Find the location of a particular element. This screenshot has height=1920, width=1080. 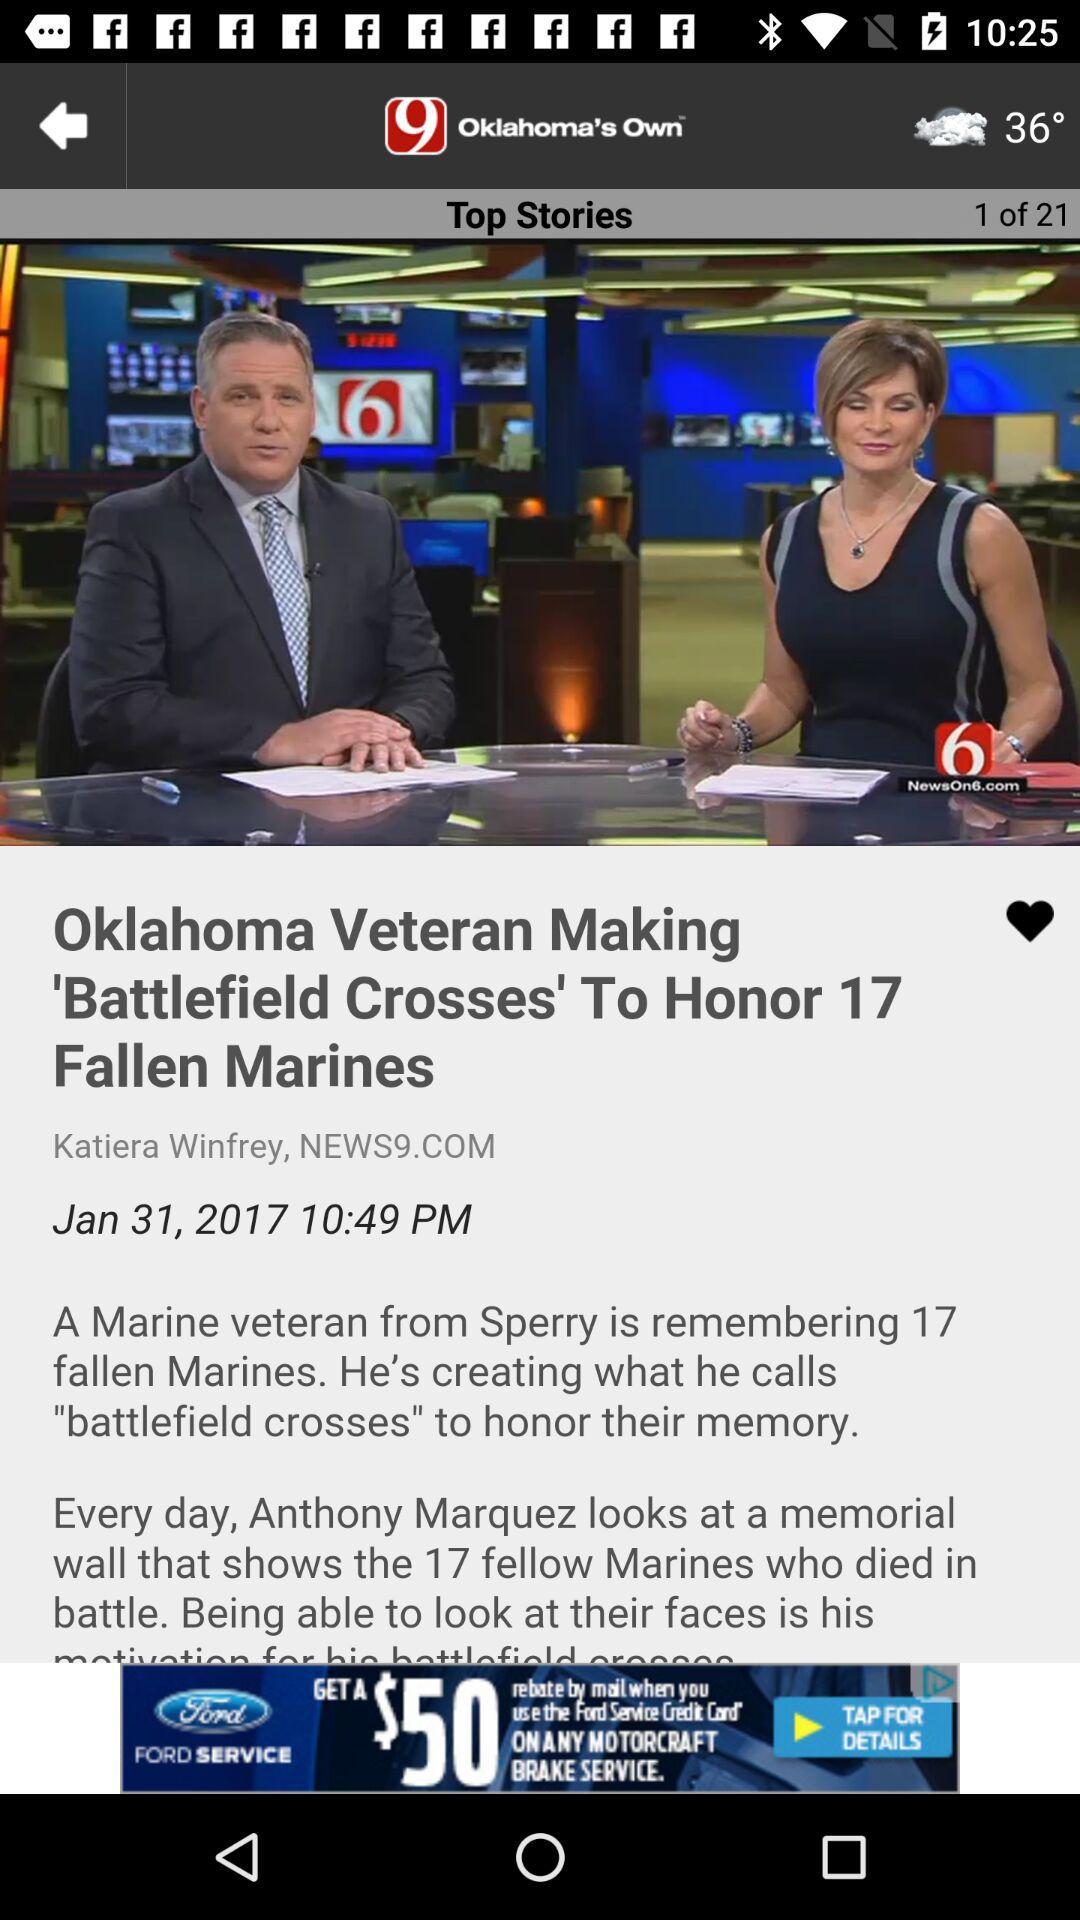

oklahoma s own is located at coordinates (540, 124).